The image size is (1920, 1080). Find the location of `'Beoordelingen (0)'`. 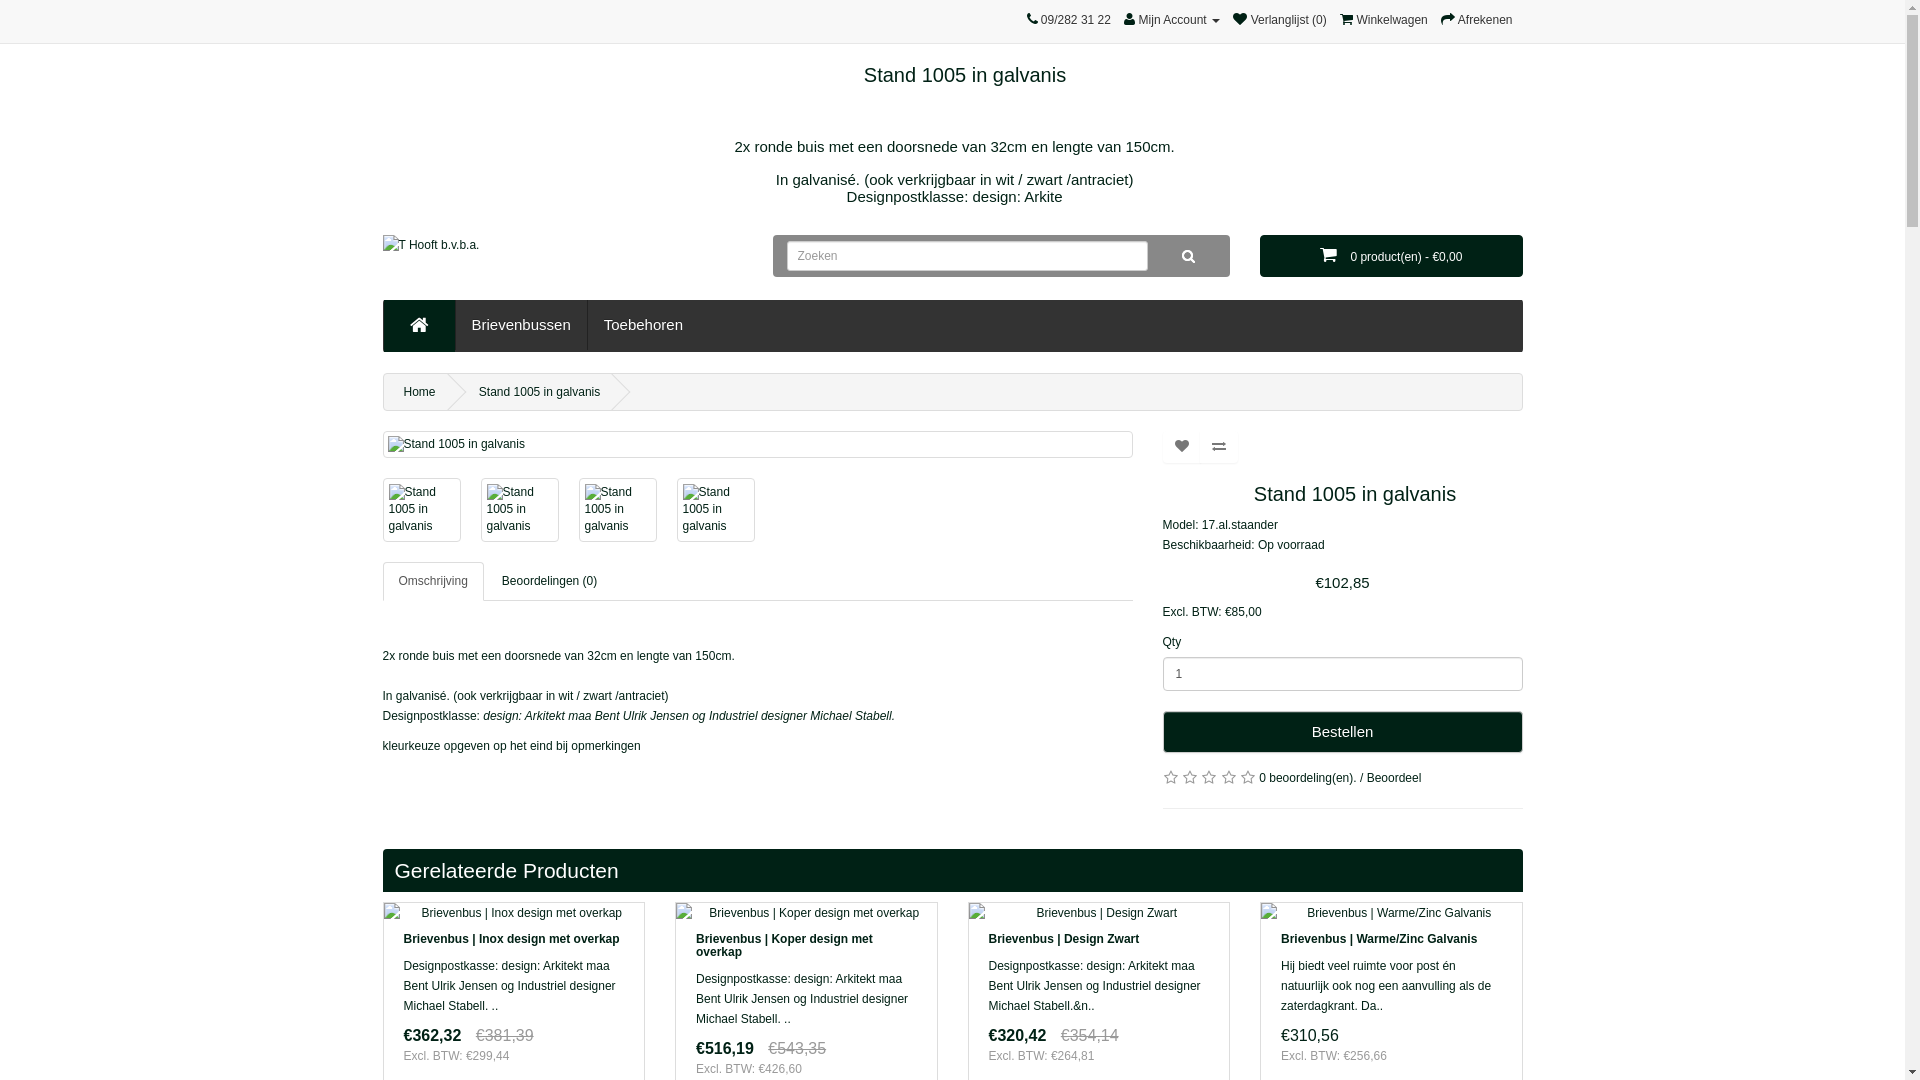

'Beoordelingen (0)' is located at coordinates (549, 581).